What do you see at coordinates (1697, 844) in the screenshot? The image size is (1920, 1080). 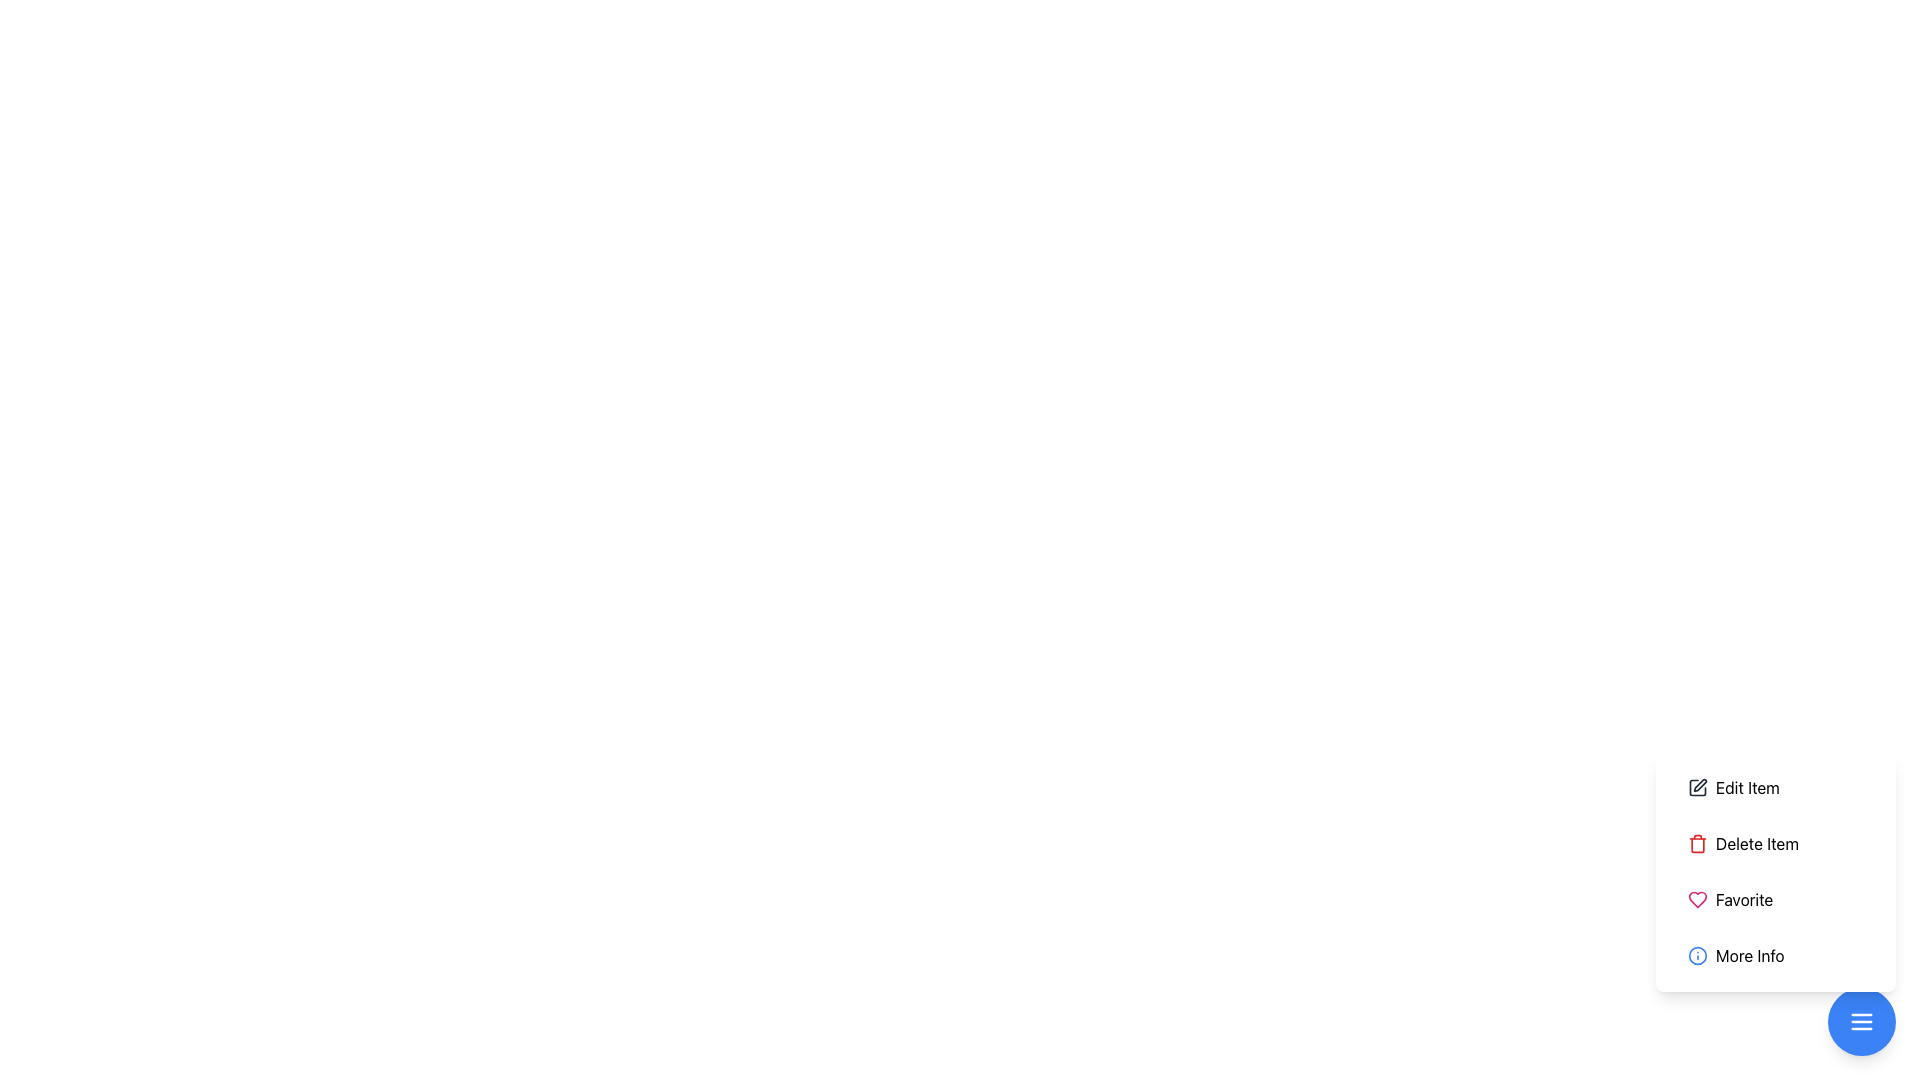 I see `the left vertical bar of the red trash bin icon representing the 'Delete Item' menu option` at bounding box center [1697, 844].